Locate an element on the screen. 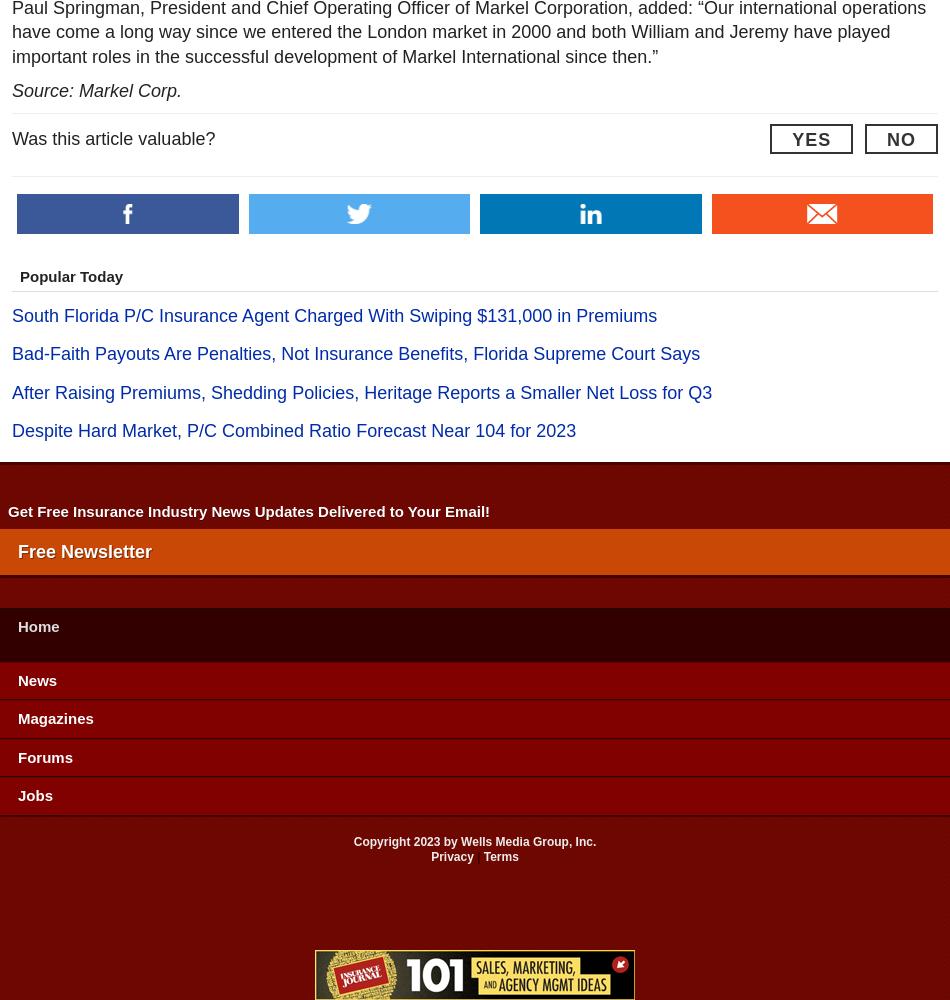 This screenshot has width=950, height=1000. 'Bad-Faith Payouts Are Penalties, Not Insurance Benefits, Florida Supreme Court Says' is located at coordinates (354, 353).